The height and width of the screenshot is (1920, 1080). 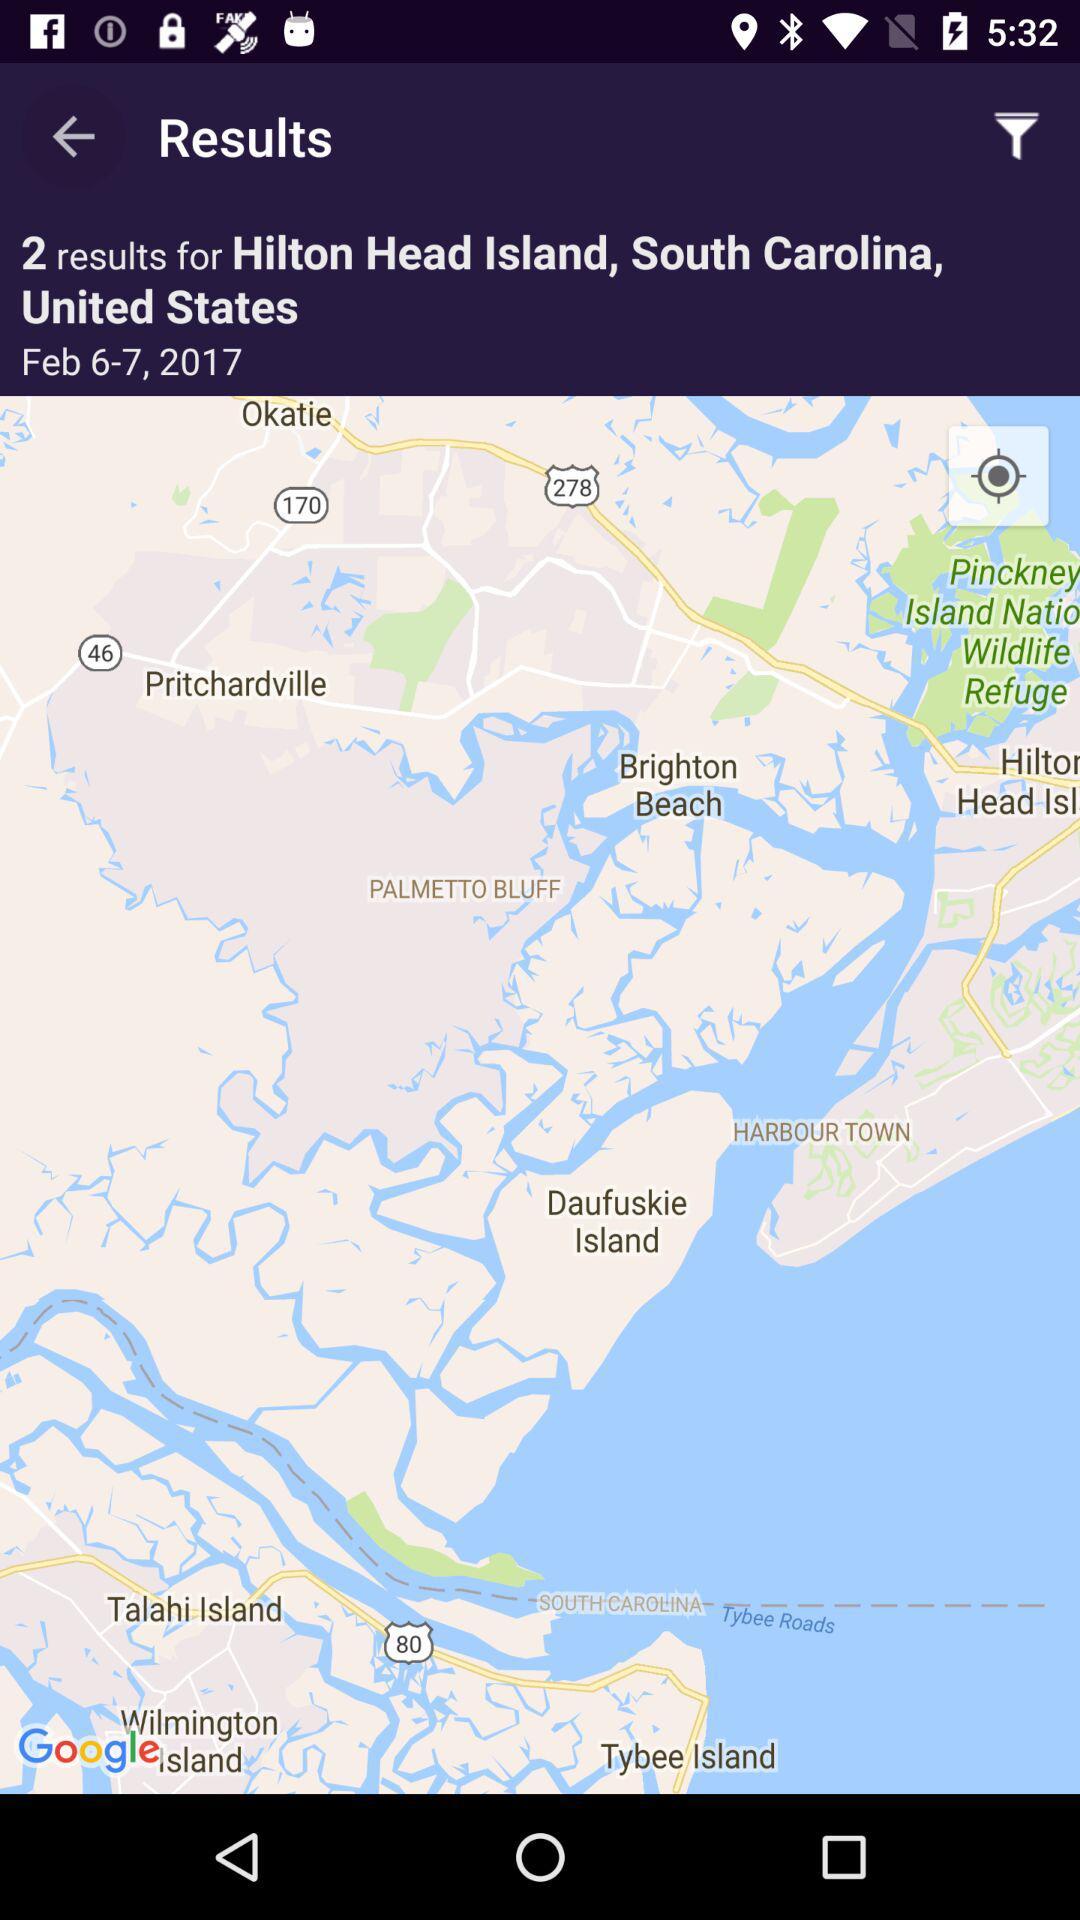 What do you see at coordinates (998, 476) in the screenshot?
I see `the location_crosshair icon` at bounding box center [998, 476].